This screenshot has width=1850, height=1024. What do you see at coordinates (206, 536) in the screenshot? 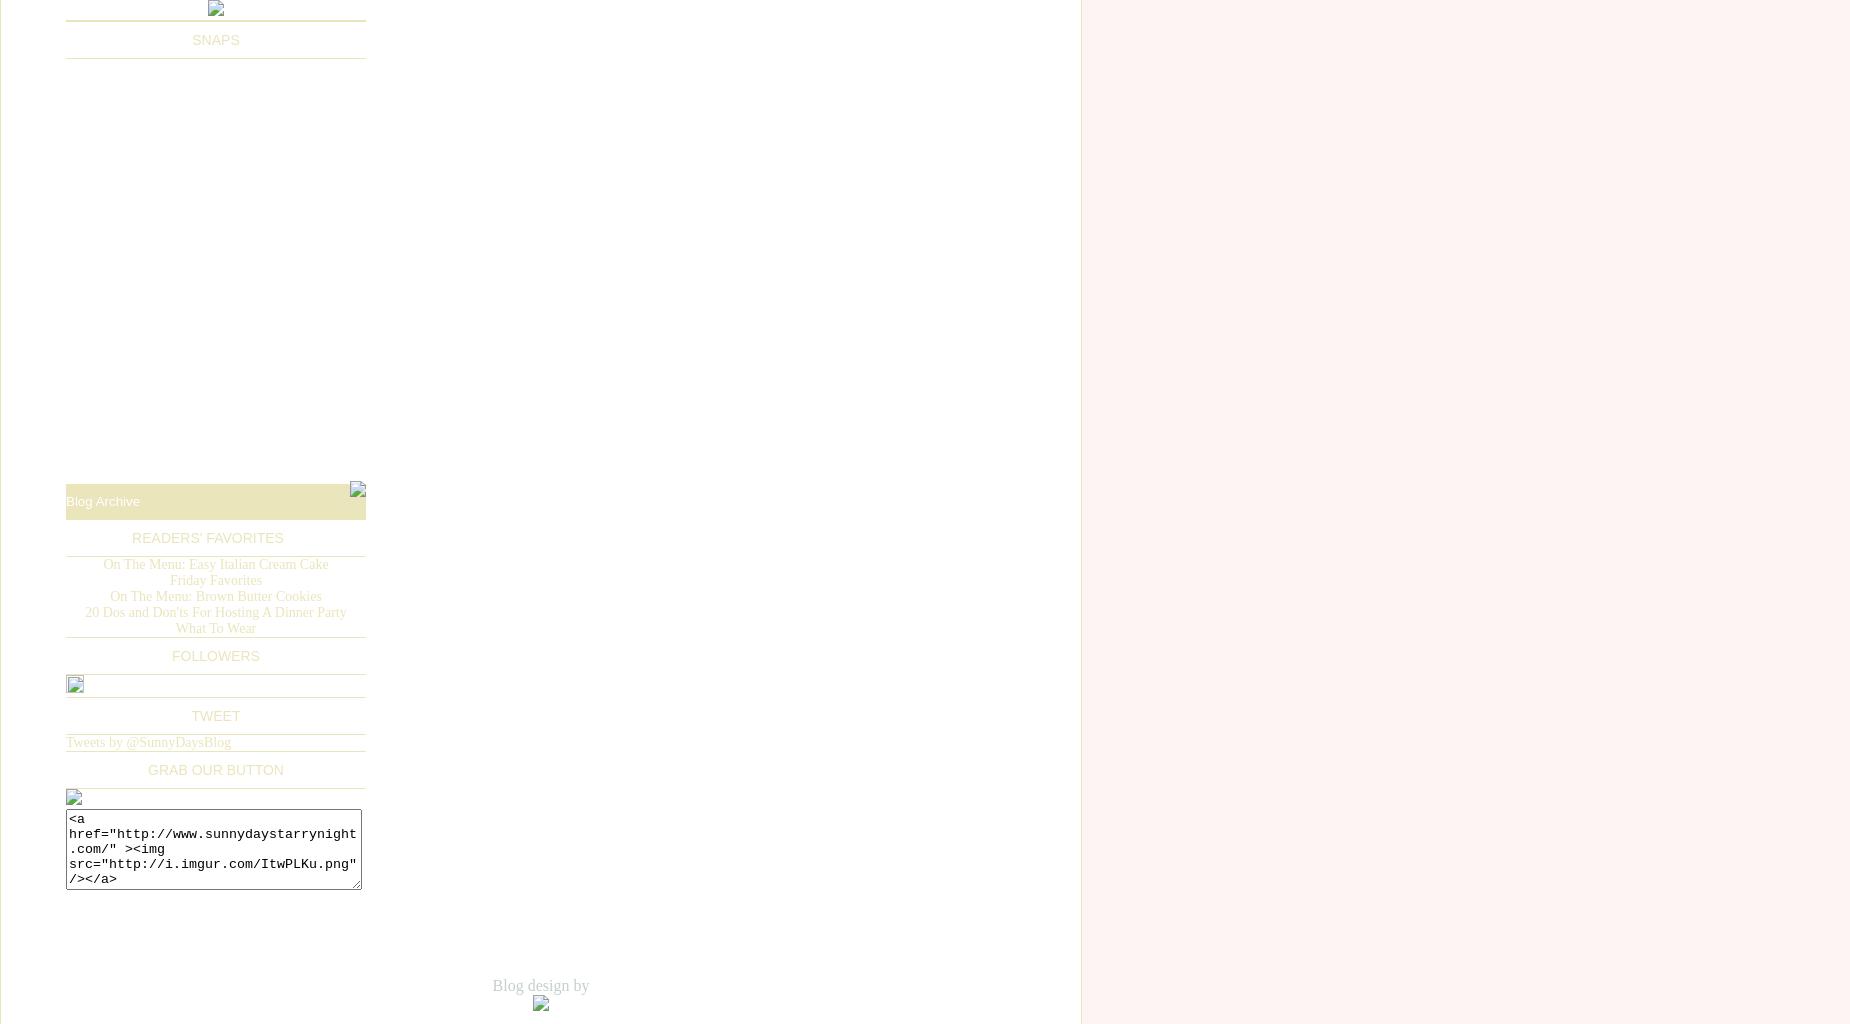
I see `'Readers' favorites'` at bounding box center [206, 536].